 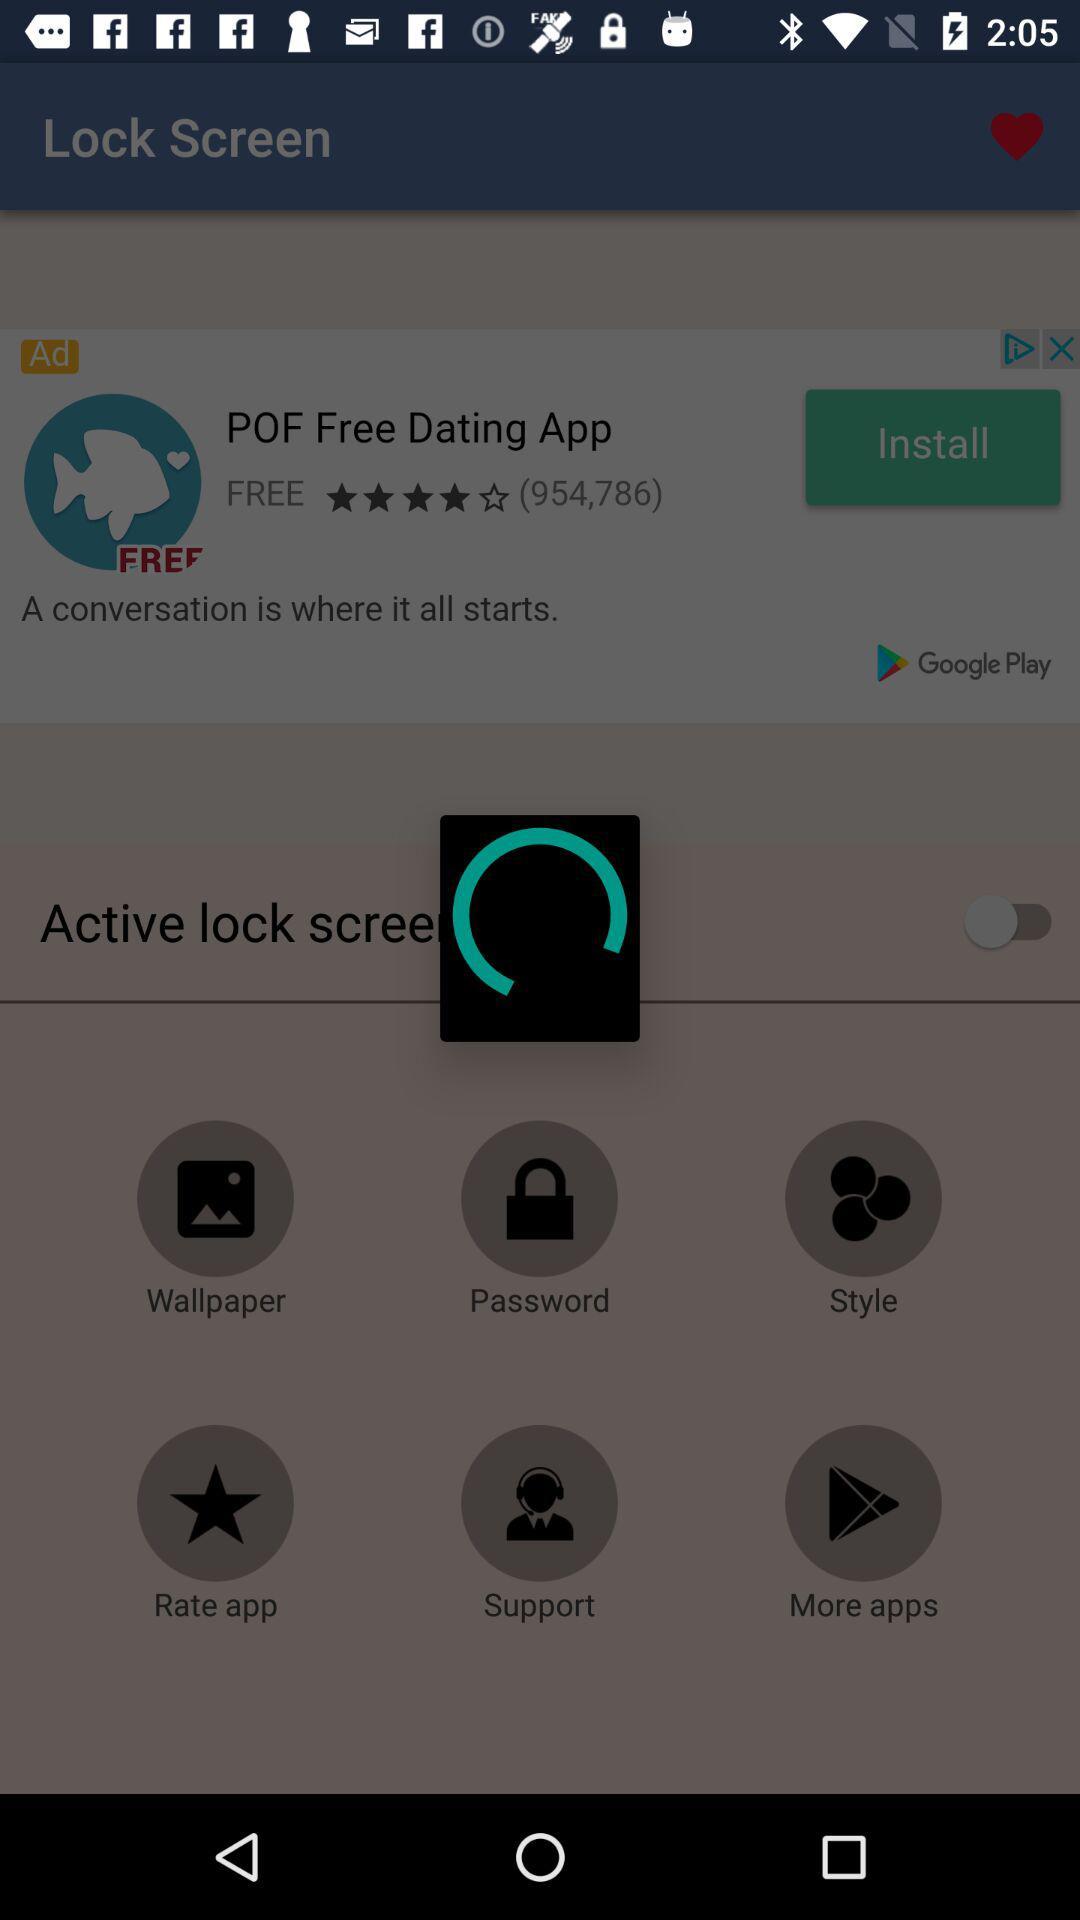 What do you see at coordinates (540, 1503) in the screenshot?
I see `opens a page to contact support` at bounding box center [540, 1503].